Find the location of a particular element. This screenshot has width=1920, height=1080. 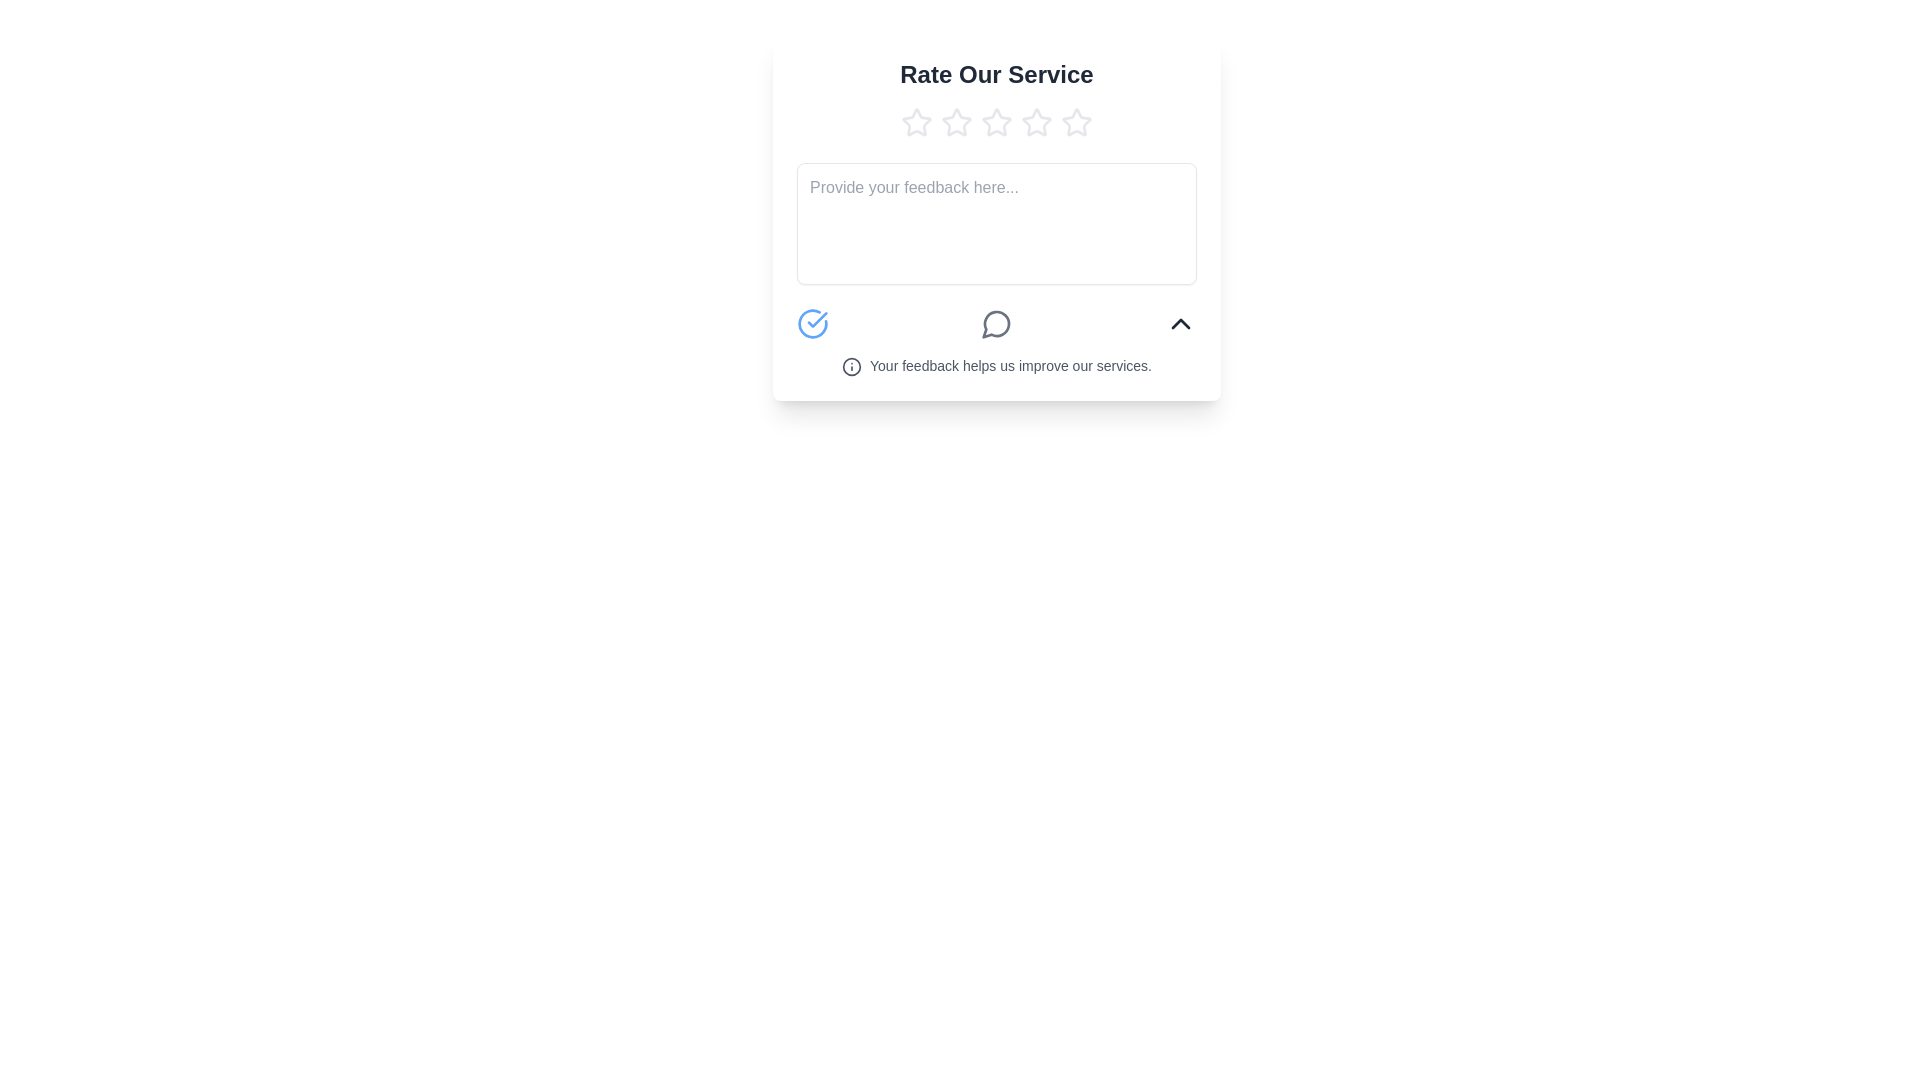

the information icon located in the section titled 'Your feedback helps us improve our services.' This icon is the leftmost item in the section, positioned before the textual content is located at coordinates (852, 367).